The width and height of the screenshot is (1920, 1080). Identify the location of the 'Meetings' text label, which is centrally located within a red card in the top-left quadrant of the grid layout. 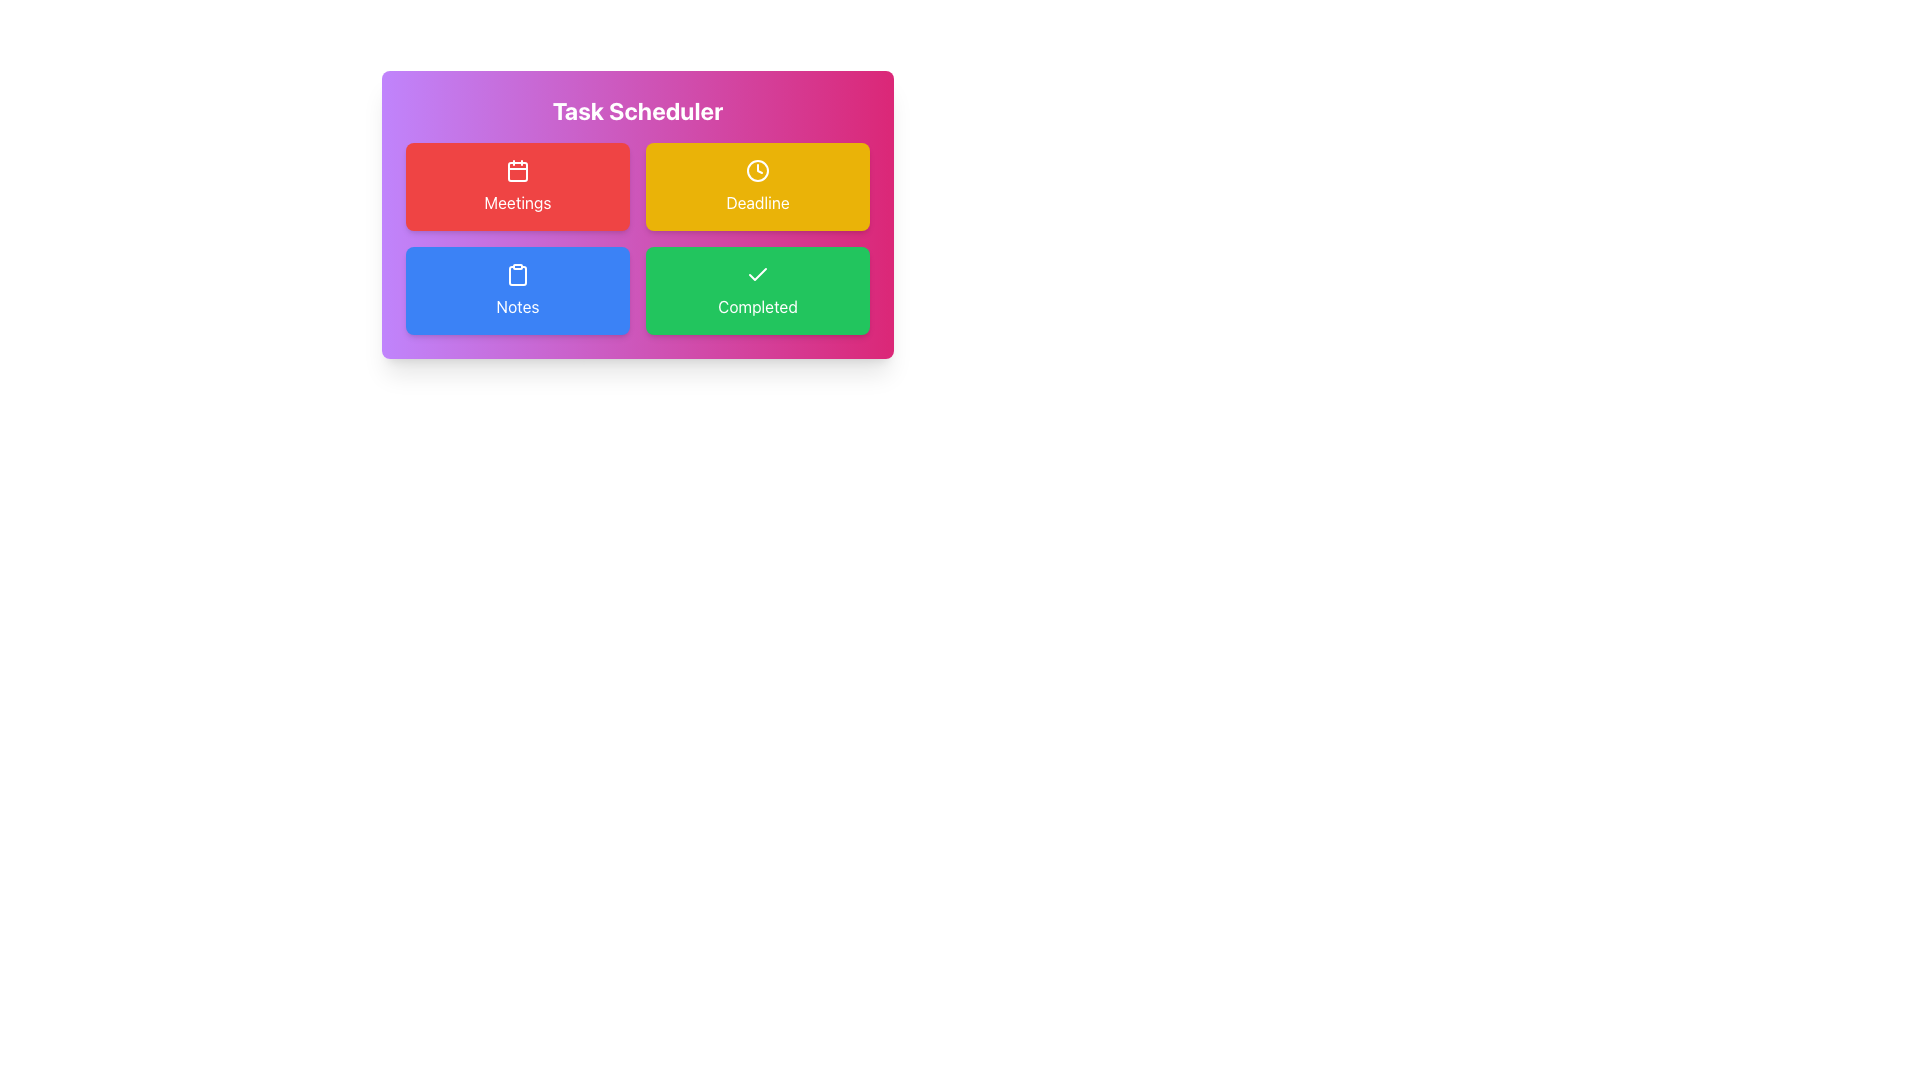
(518, 203).